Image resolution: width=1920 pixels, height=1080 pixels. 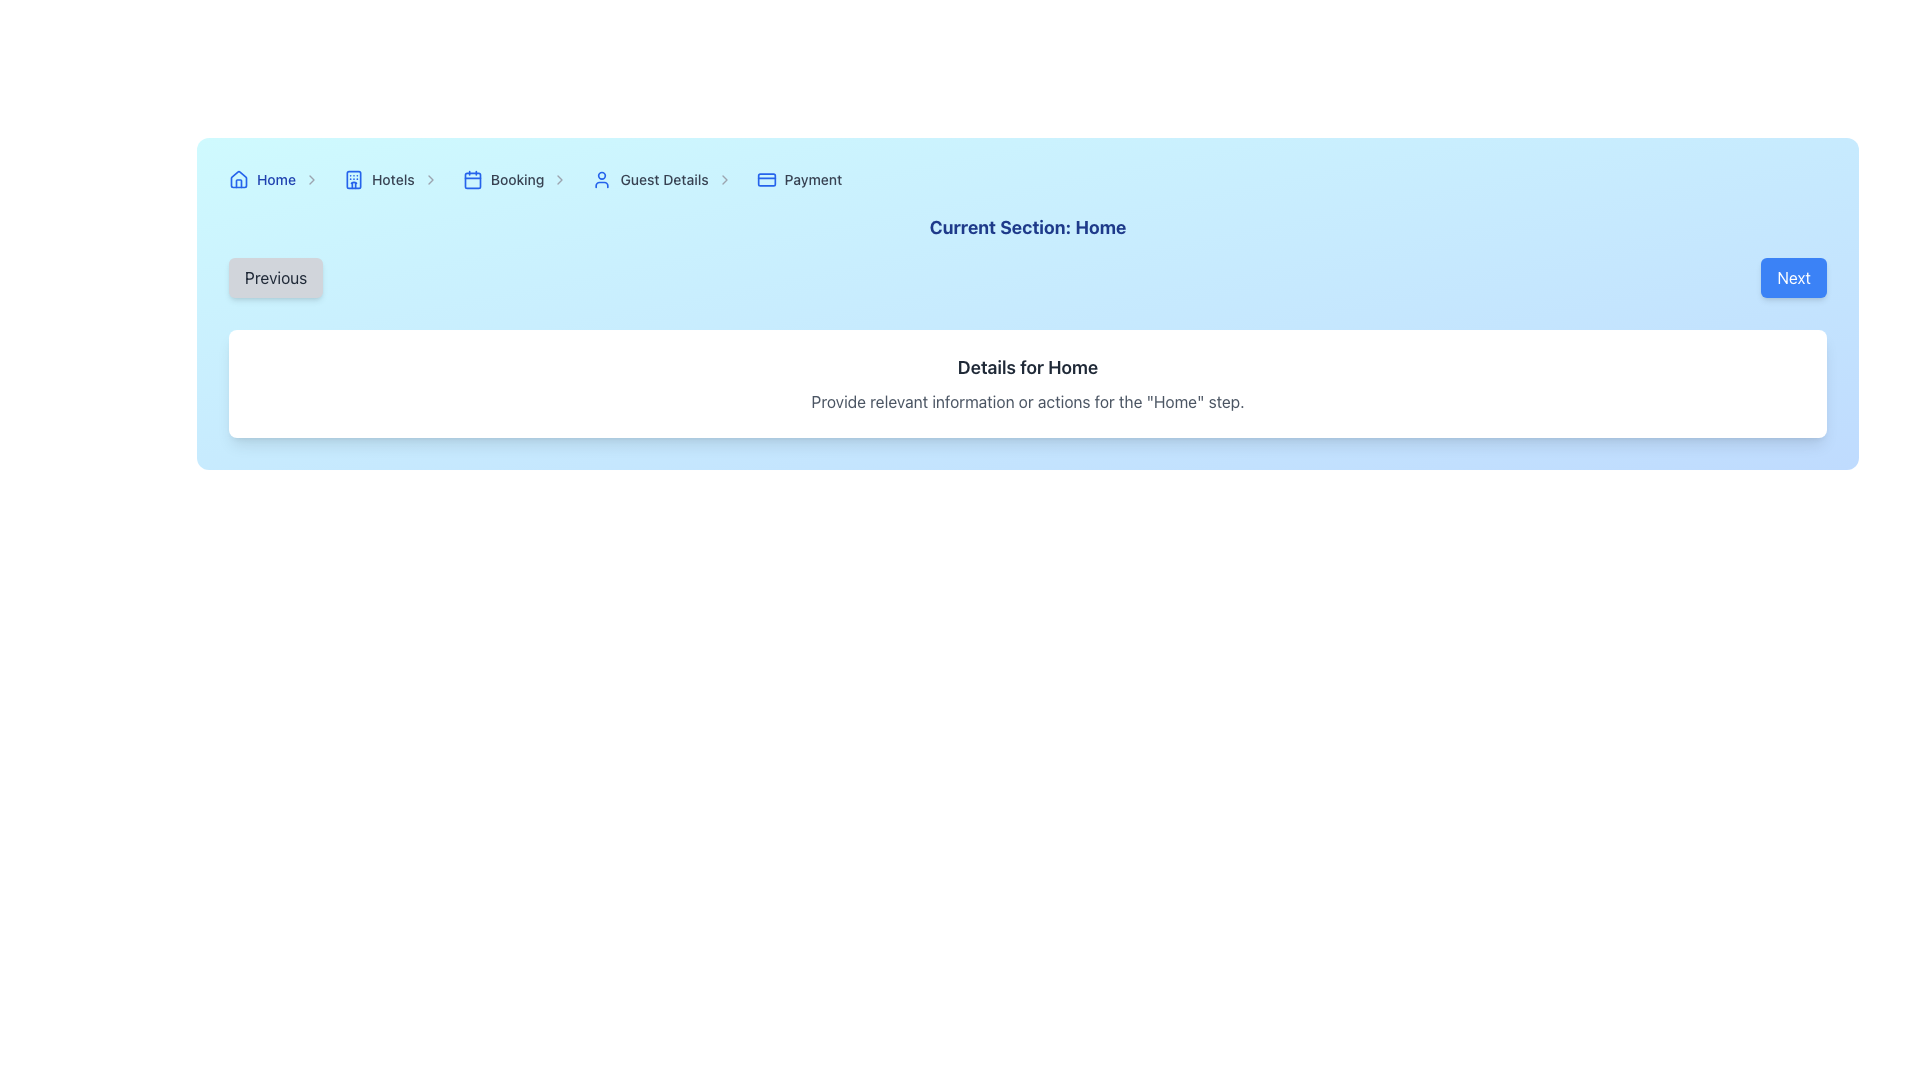 I want to click on the 'Hotels' hyperlink in the navigation bar to trigger the color change effect, so click(x=393, y=180).